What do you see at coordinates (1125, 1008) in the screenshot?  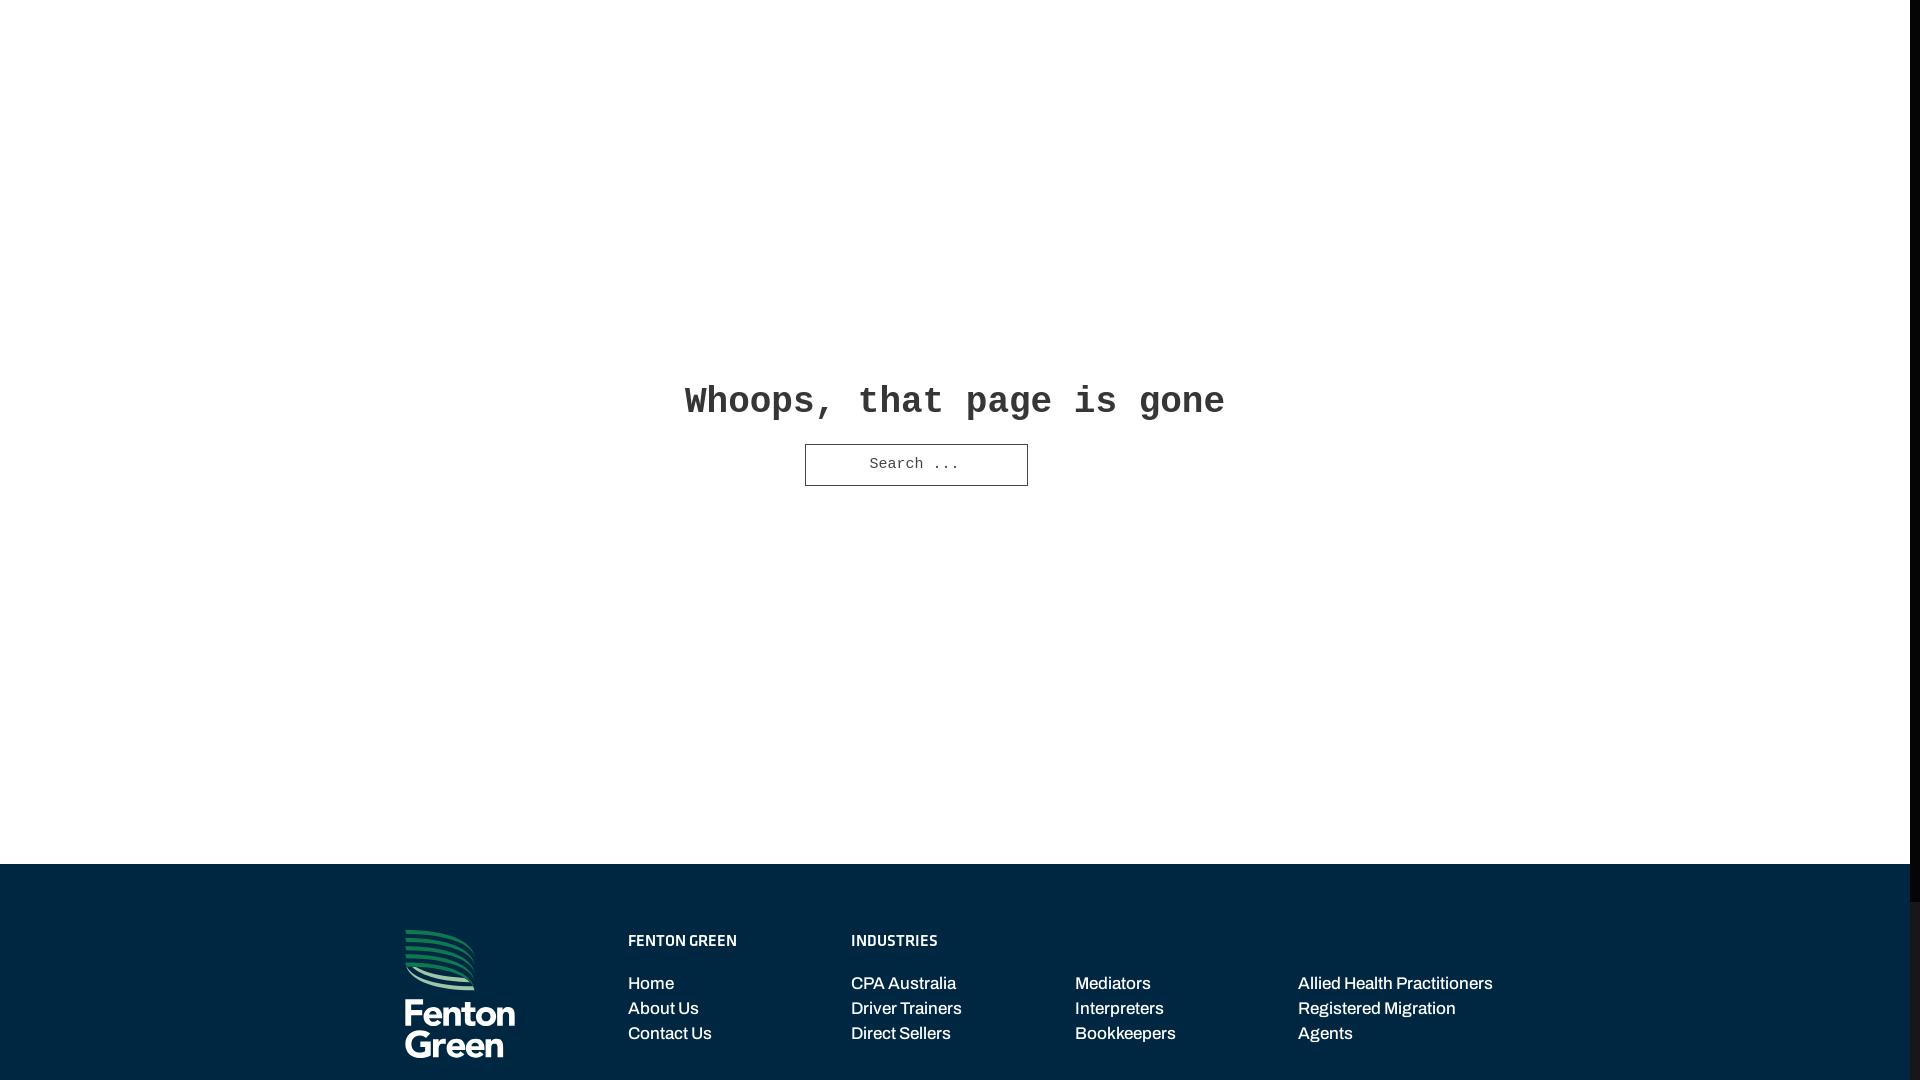 I see `'Interpreters'` at bounding box center [1125, 1008].